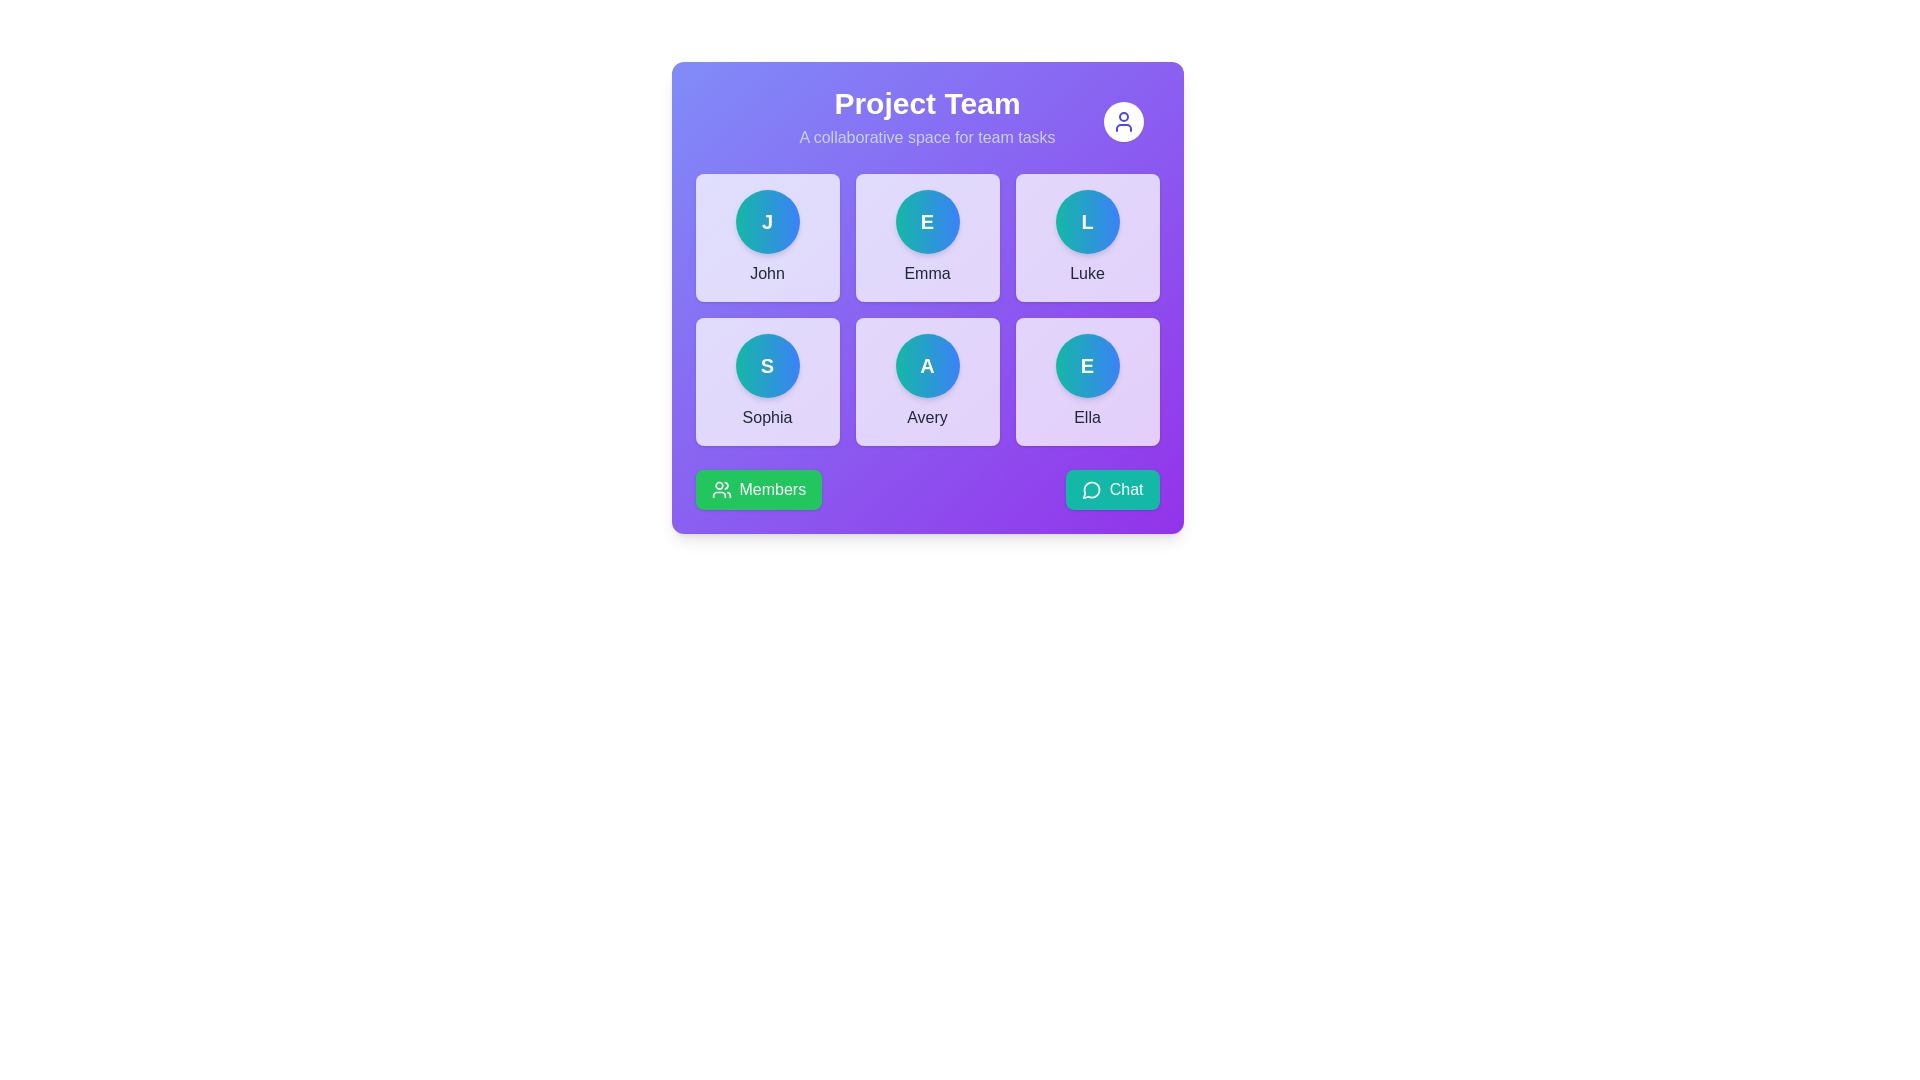  I want to click on the avatar representing user 'Avery', so click(926, 366).